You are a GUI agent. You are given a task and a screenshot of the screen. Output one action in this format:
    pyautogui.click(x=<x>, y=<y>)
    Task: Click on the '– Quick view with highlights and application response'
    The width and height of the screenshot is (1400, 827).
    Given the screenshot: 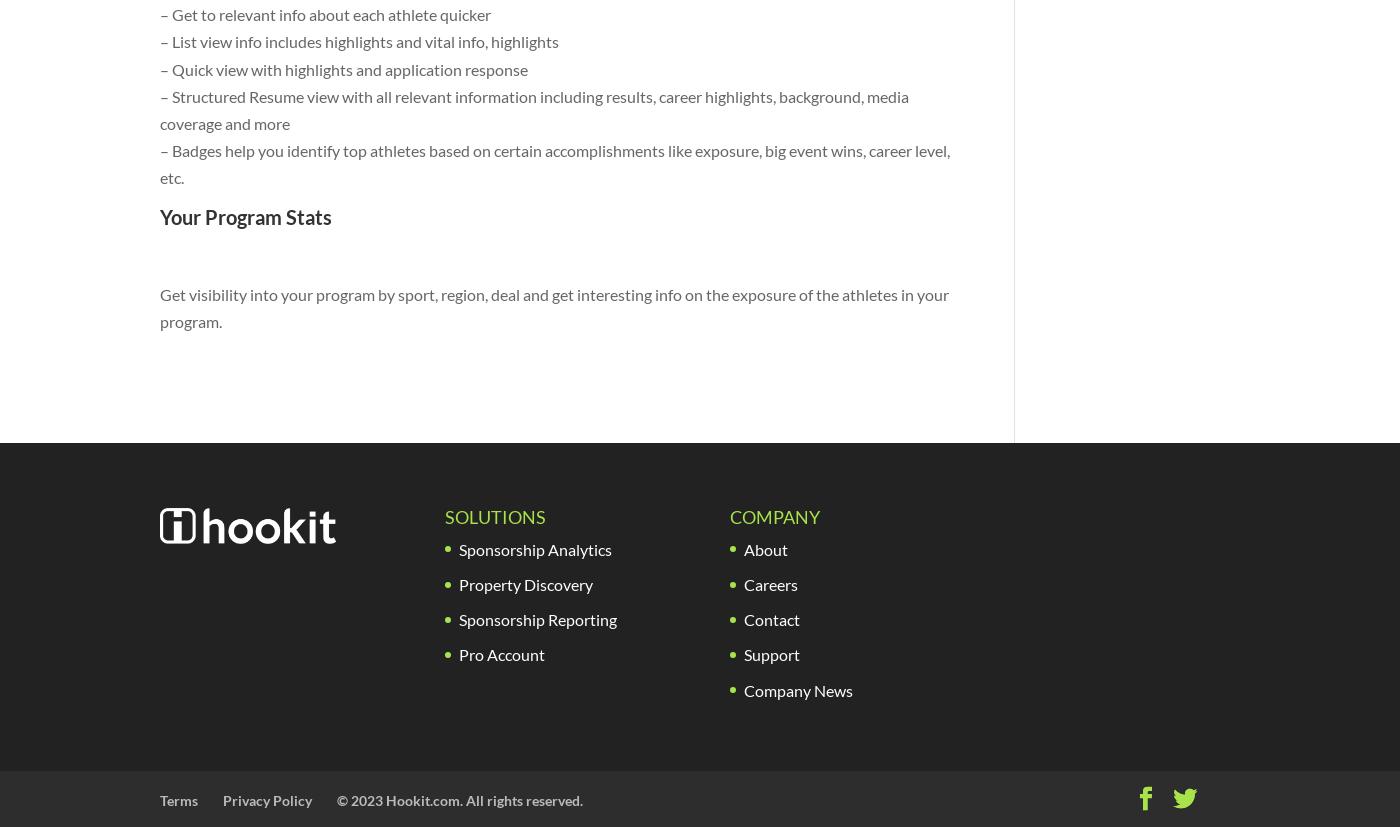 What is the action you would take?
    pyautogui.click(x=343, y=68)
    